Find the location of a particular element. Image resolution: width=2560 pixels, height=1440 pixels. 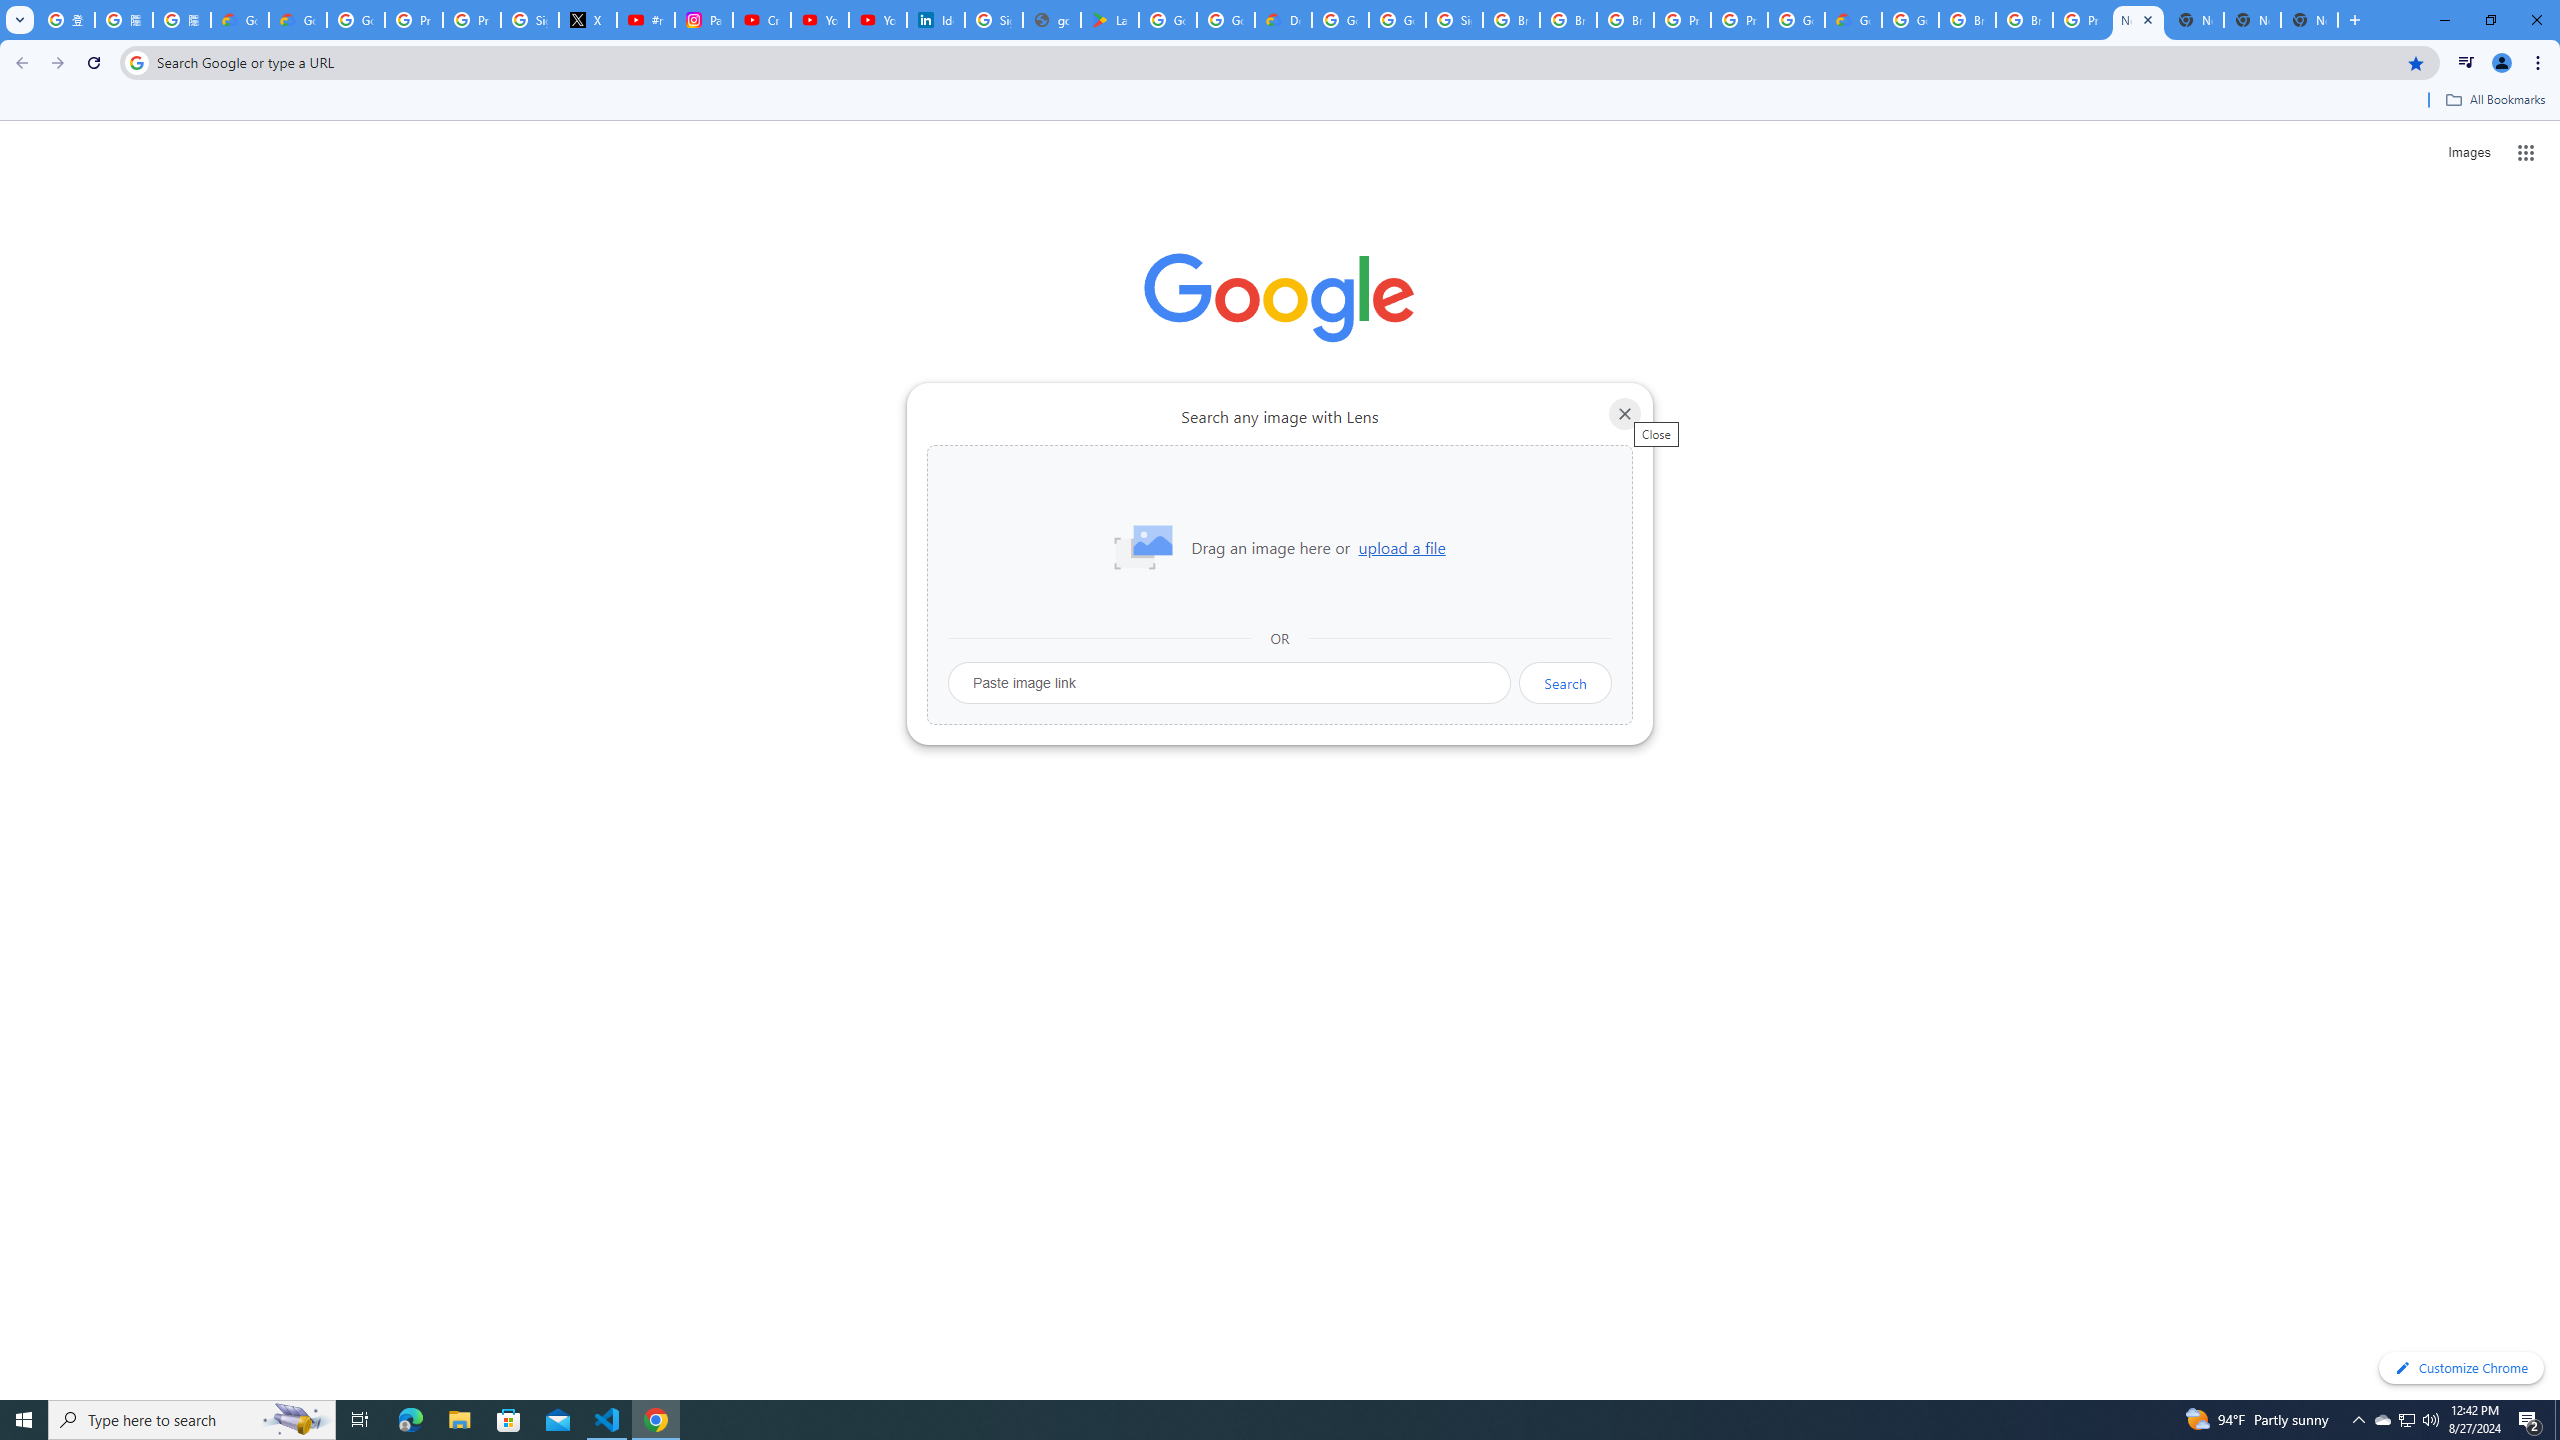

'Google Workspace - Specific Terms' is located at coordinates (1226, 19).